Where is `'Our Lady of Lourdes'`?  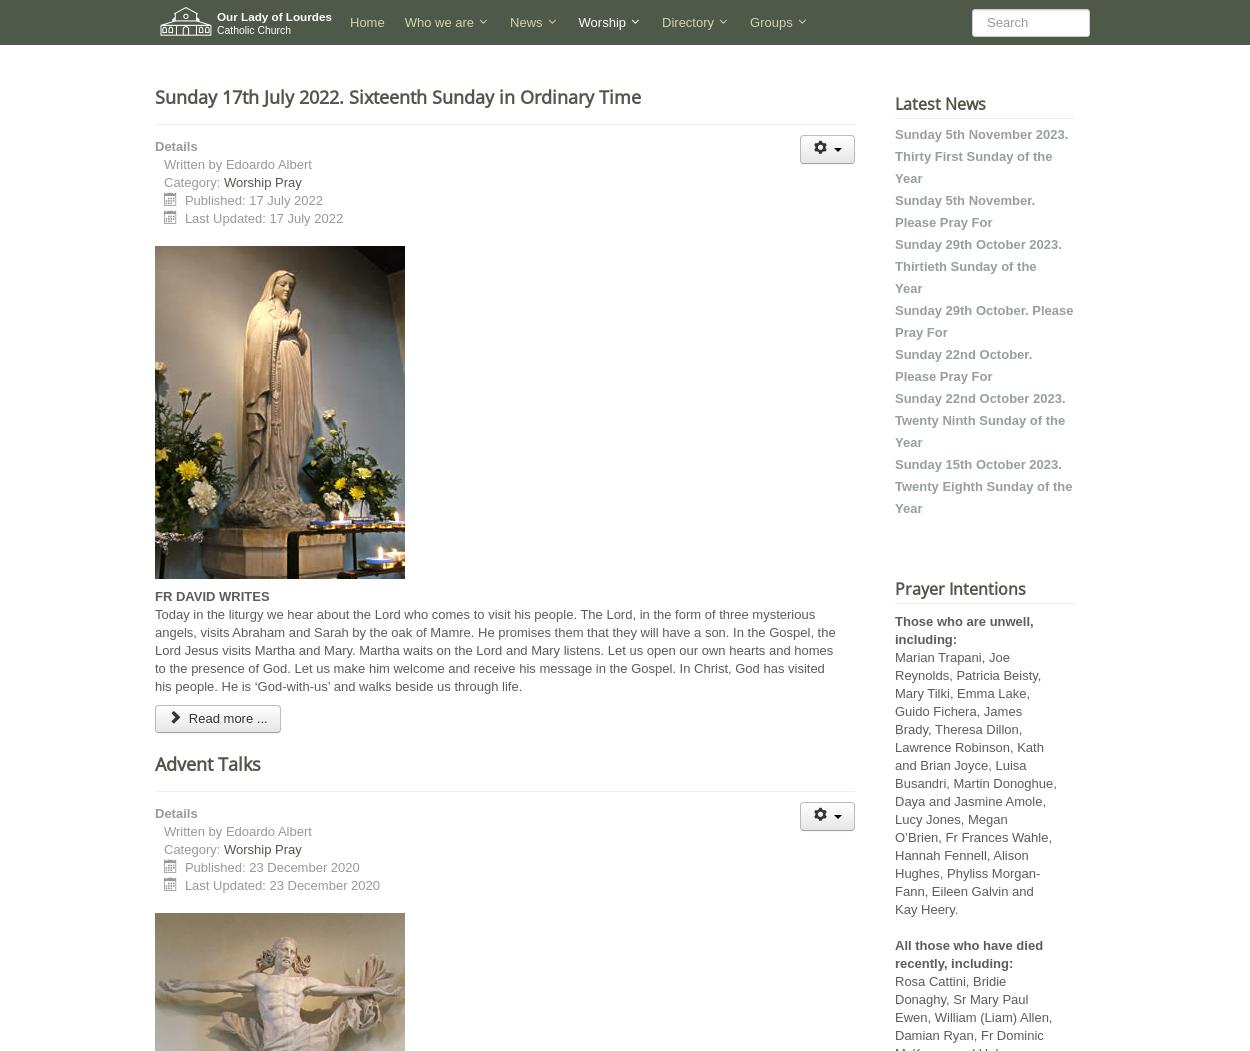
'Our Lady of Lourdes' is located at coordinates (274, 16).